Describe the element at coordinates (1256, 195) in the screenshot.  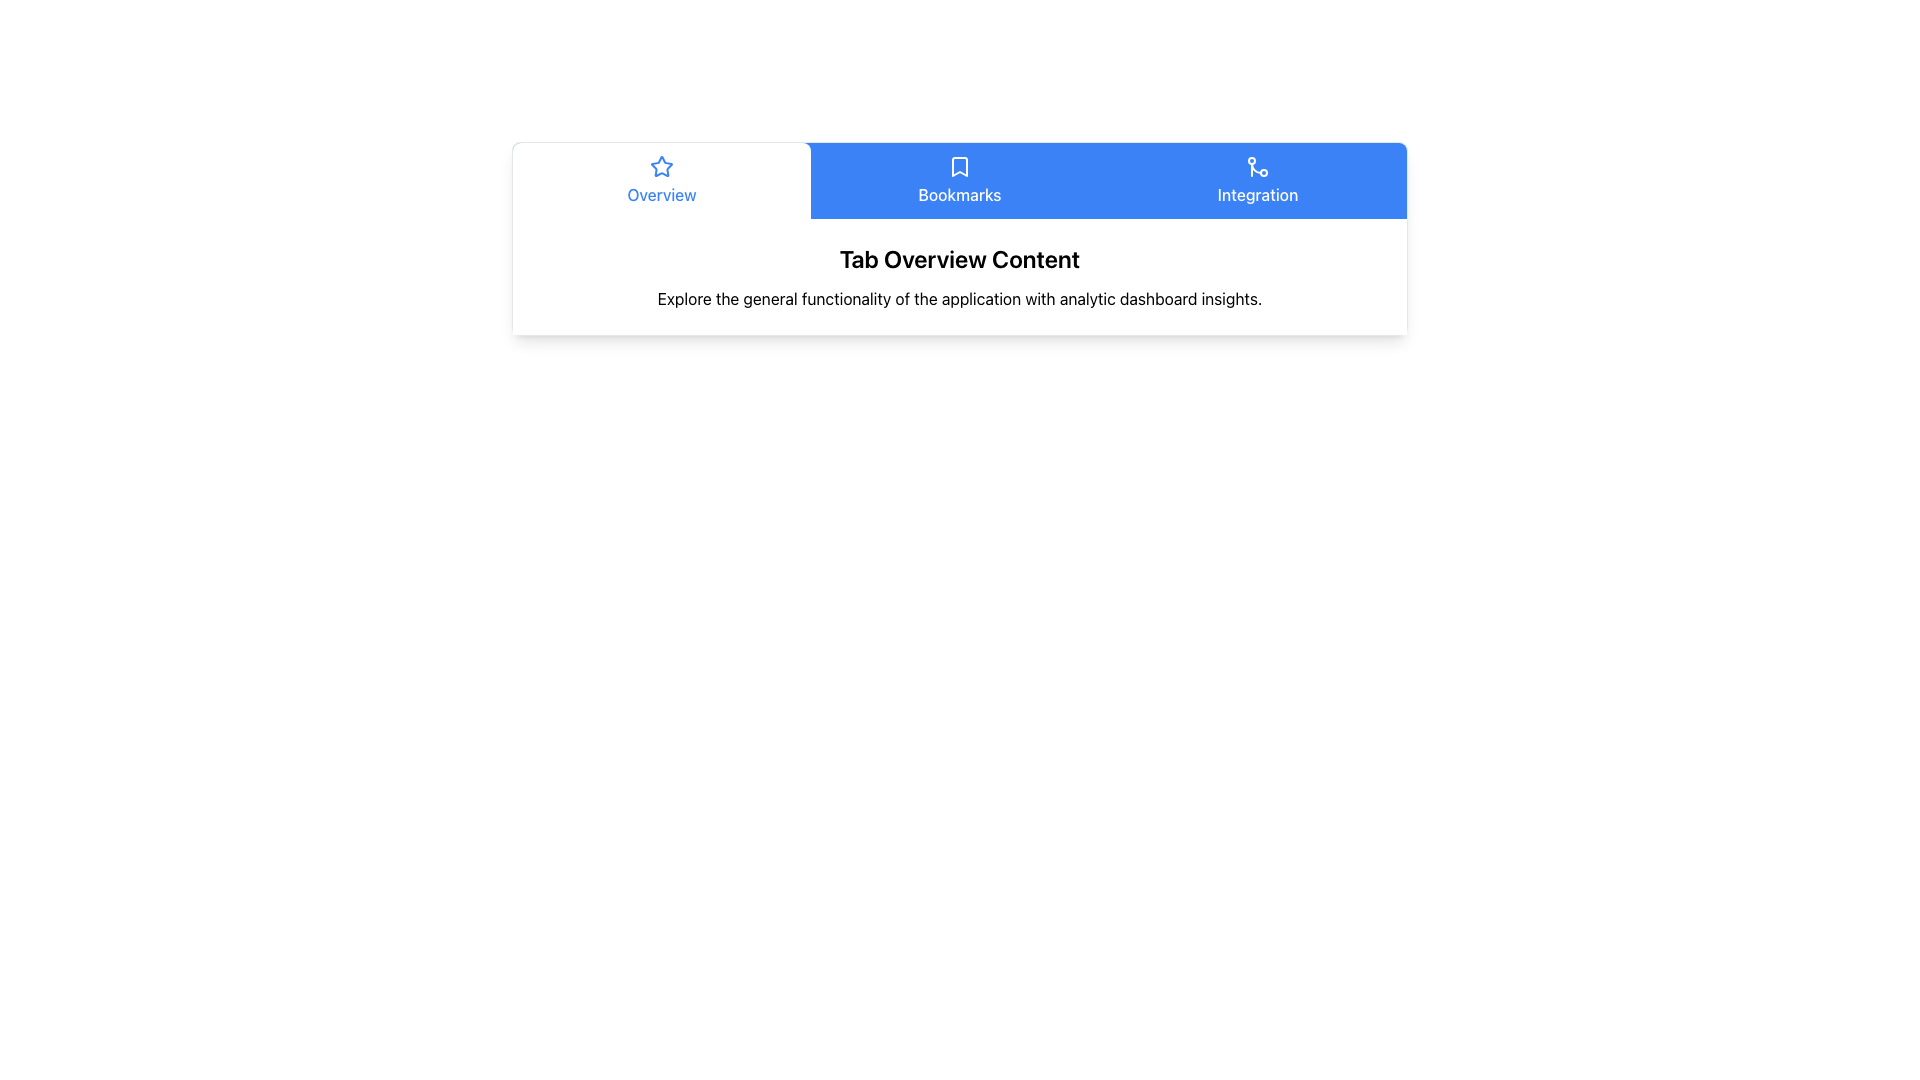
I see `the 'Integration' text label located at the bottom of the blue button-like area in the navigation menu` at that location.